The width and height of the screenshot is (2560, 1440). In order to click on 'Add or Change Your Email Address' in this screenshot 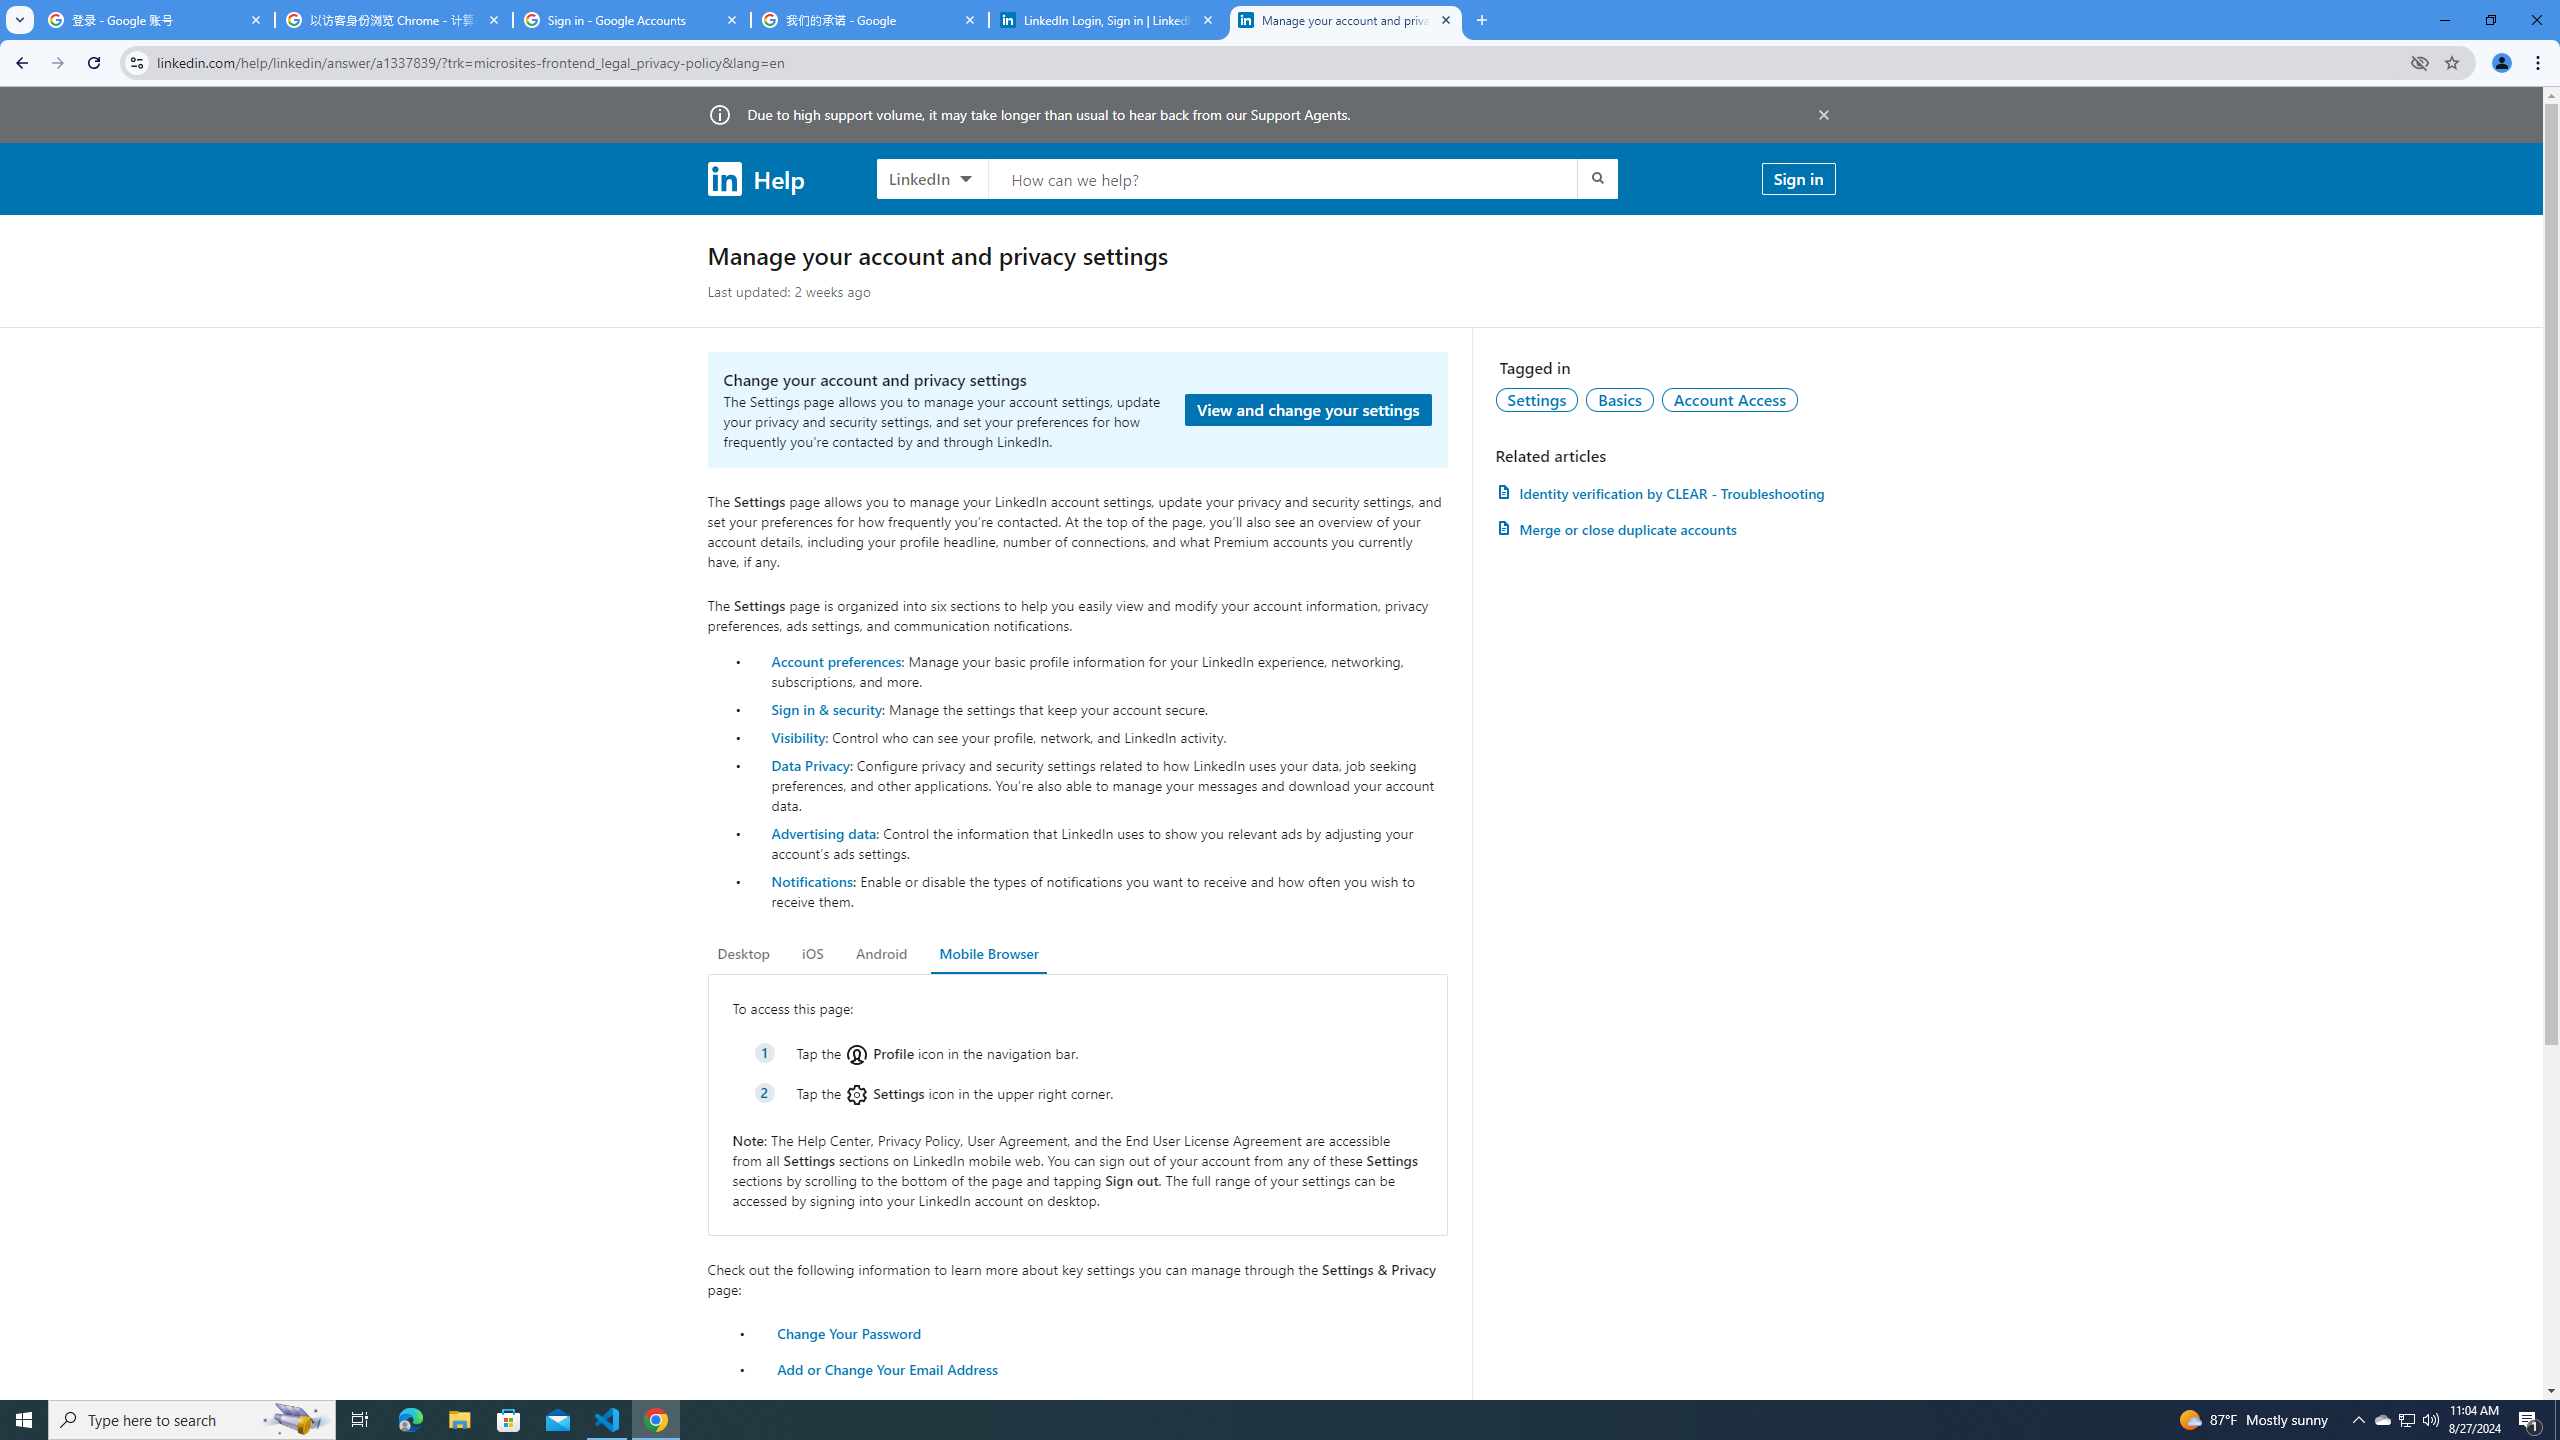, I will do `click(888, 1368)`.